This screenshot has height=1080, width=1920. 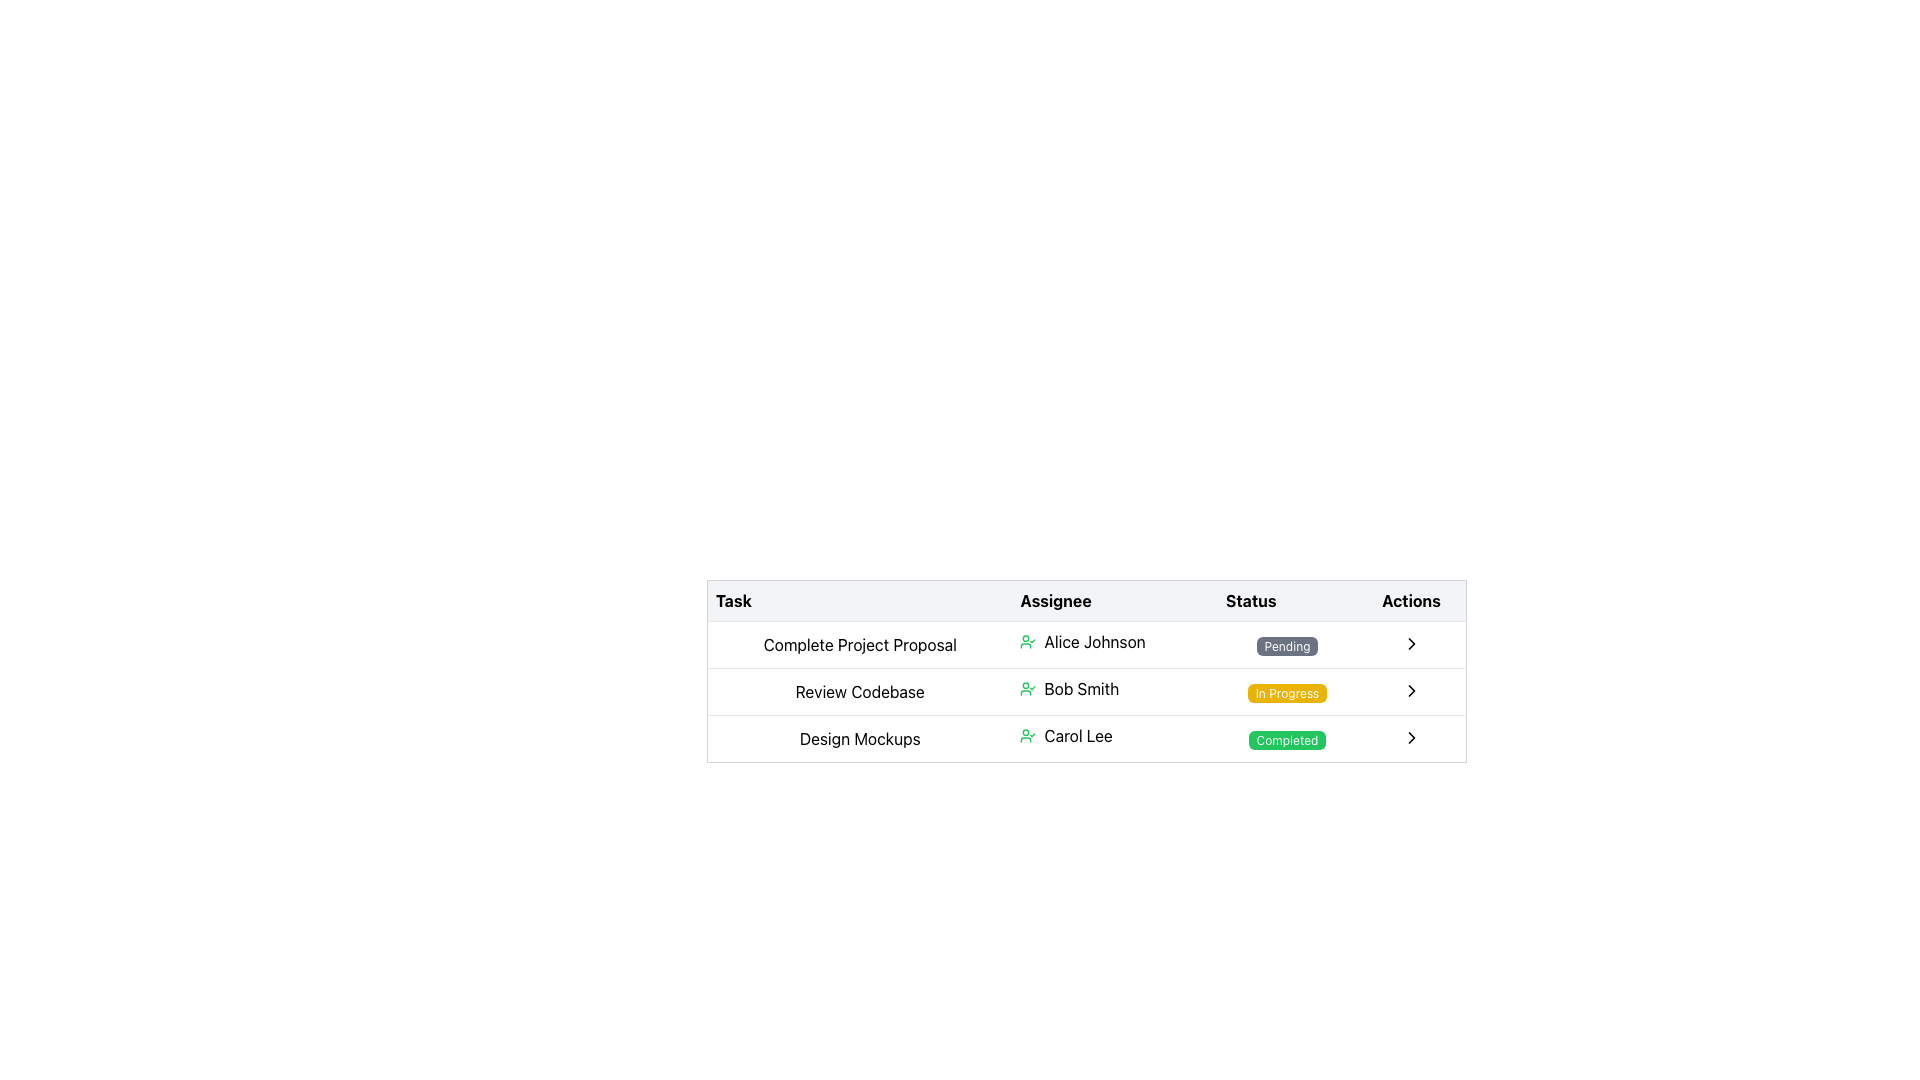 I want to click on the text label for the task entry located in the first row of the task management table, which provides the name or description of a specific task, so click(x=859, y=644).